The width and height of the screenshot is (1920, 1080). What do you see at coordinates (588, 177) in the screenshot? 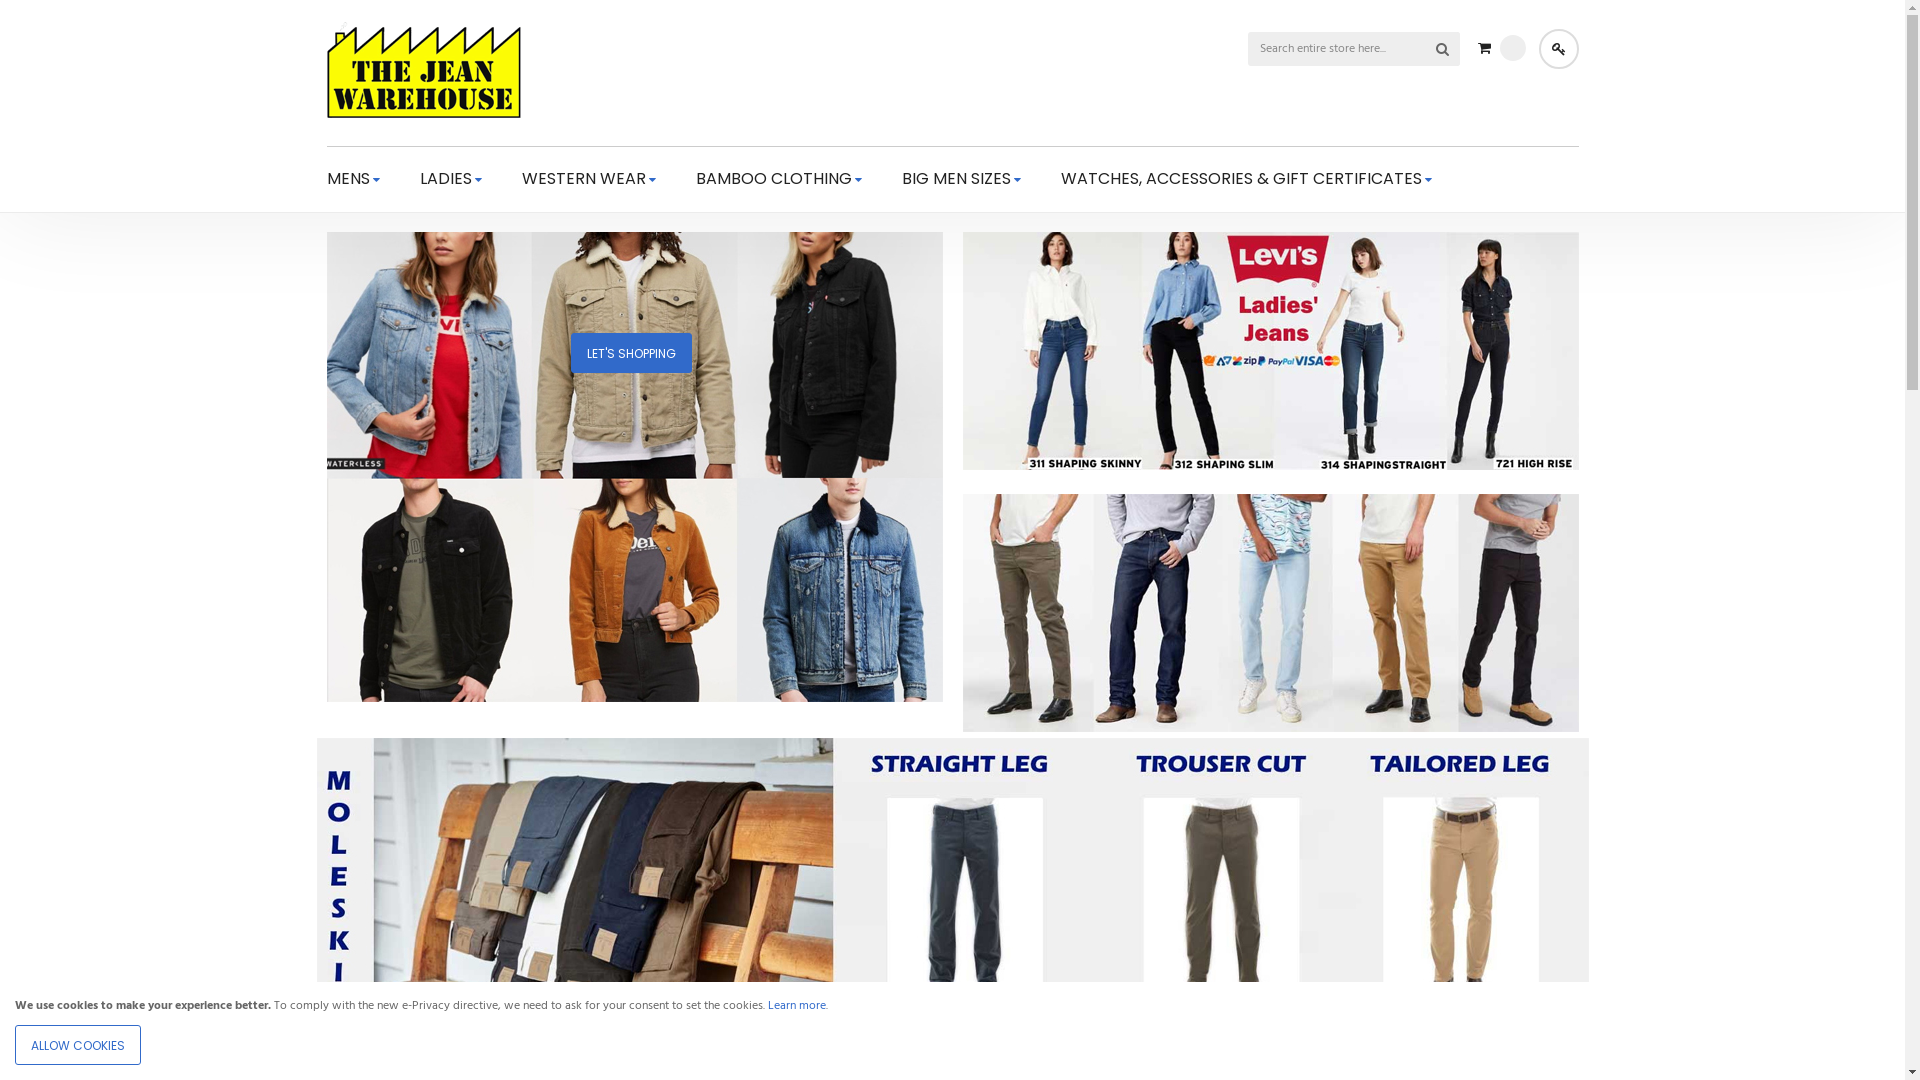
I see `'WESTERN WEAR'` at bounding box center [588, 177].